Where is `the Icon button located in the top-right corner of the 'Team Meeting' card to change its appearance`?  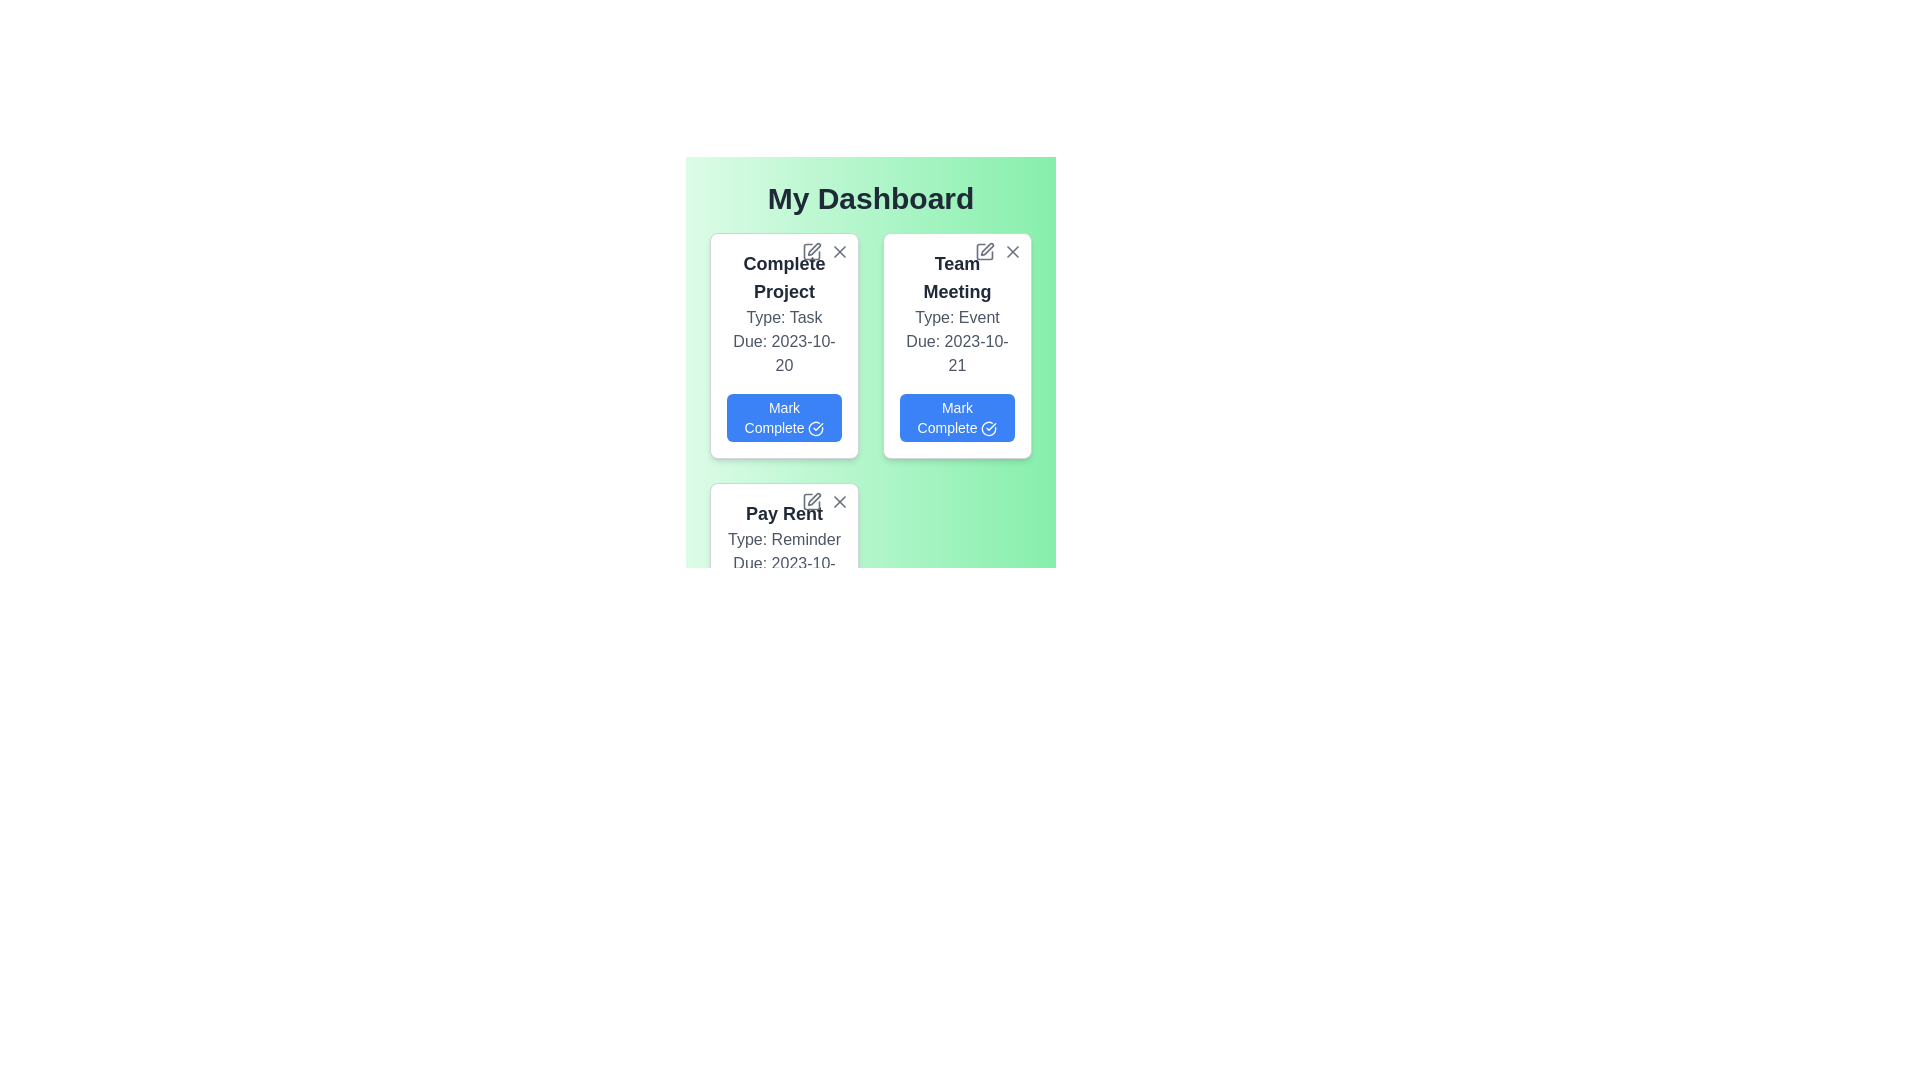 the Icon button located in the top-right corner of the 'Team Meeting' card to change its appearance is located at coordinates (1012, 250).